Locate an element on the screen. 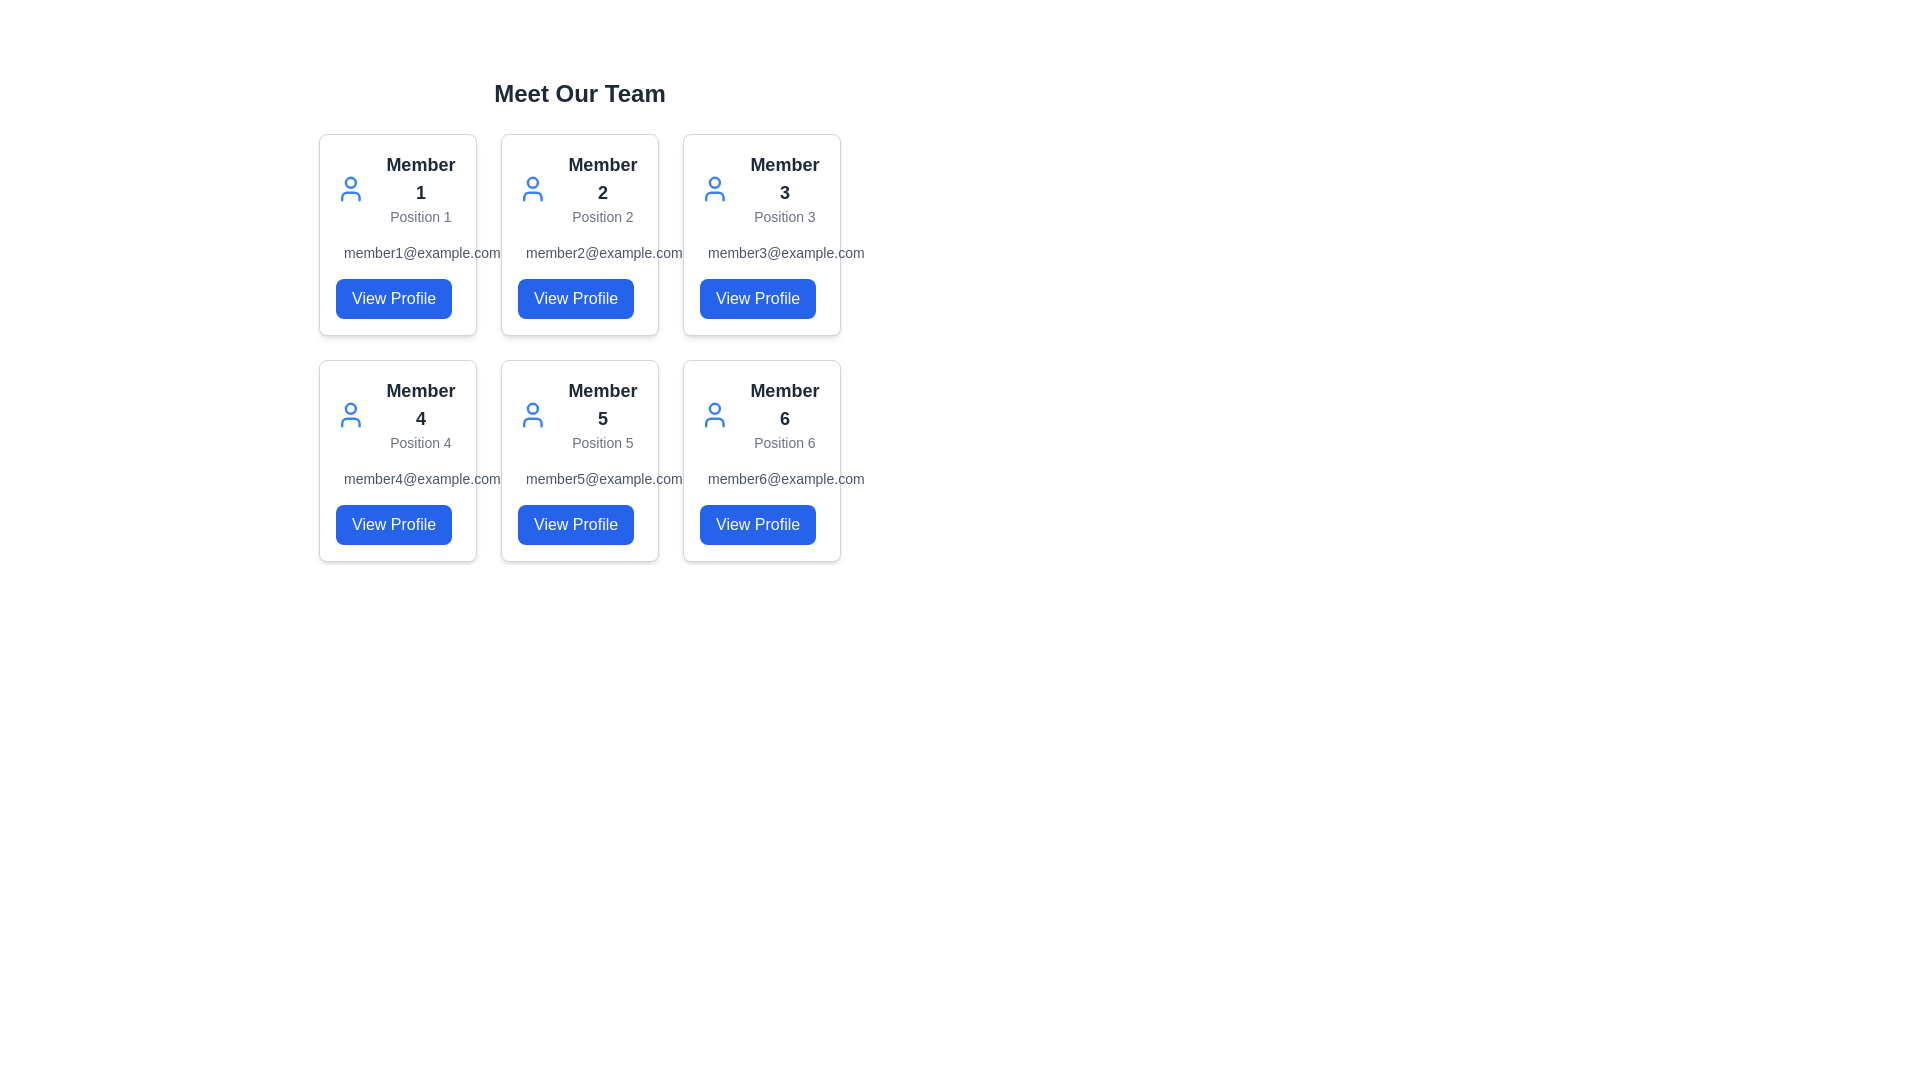 The height and width of the screenshot is (1080, 1920). text displayed in the Text Label showing 'Position 4' located in the second row of the grid under the card titled 'Member 4' is located at coordinates (419, 442).